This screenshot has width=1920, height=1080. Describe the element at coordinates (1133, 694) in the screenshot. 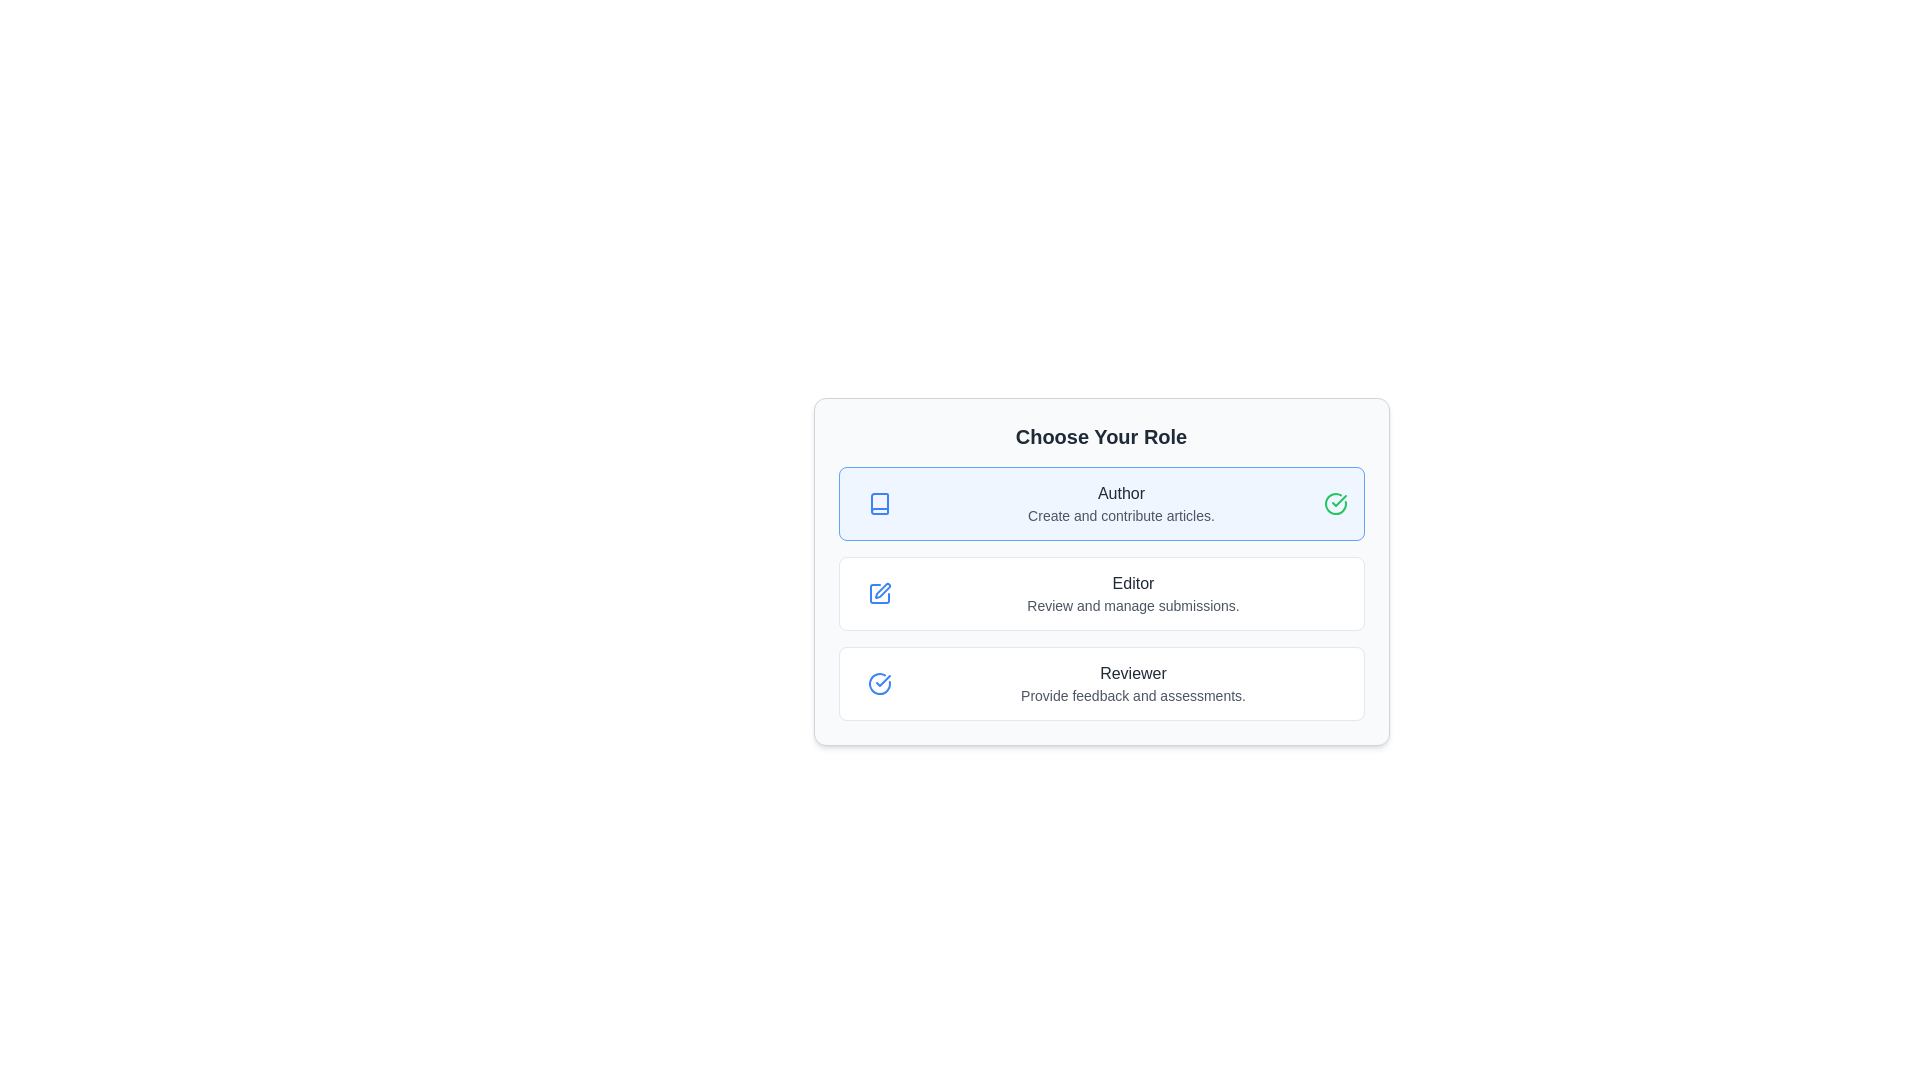

I see `descriptive text label providing information about the 'Reviewer' role, located directly below the bold title 'Reviewer' in the 'Choose Your Role' interface` at that location.